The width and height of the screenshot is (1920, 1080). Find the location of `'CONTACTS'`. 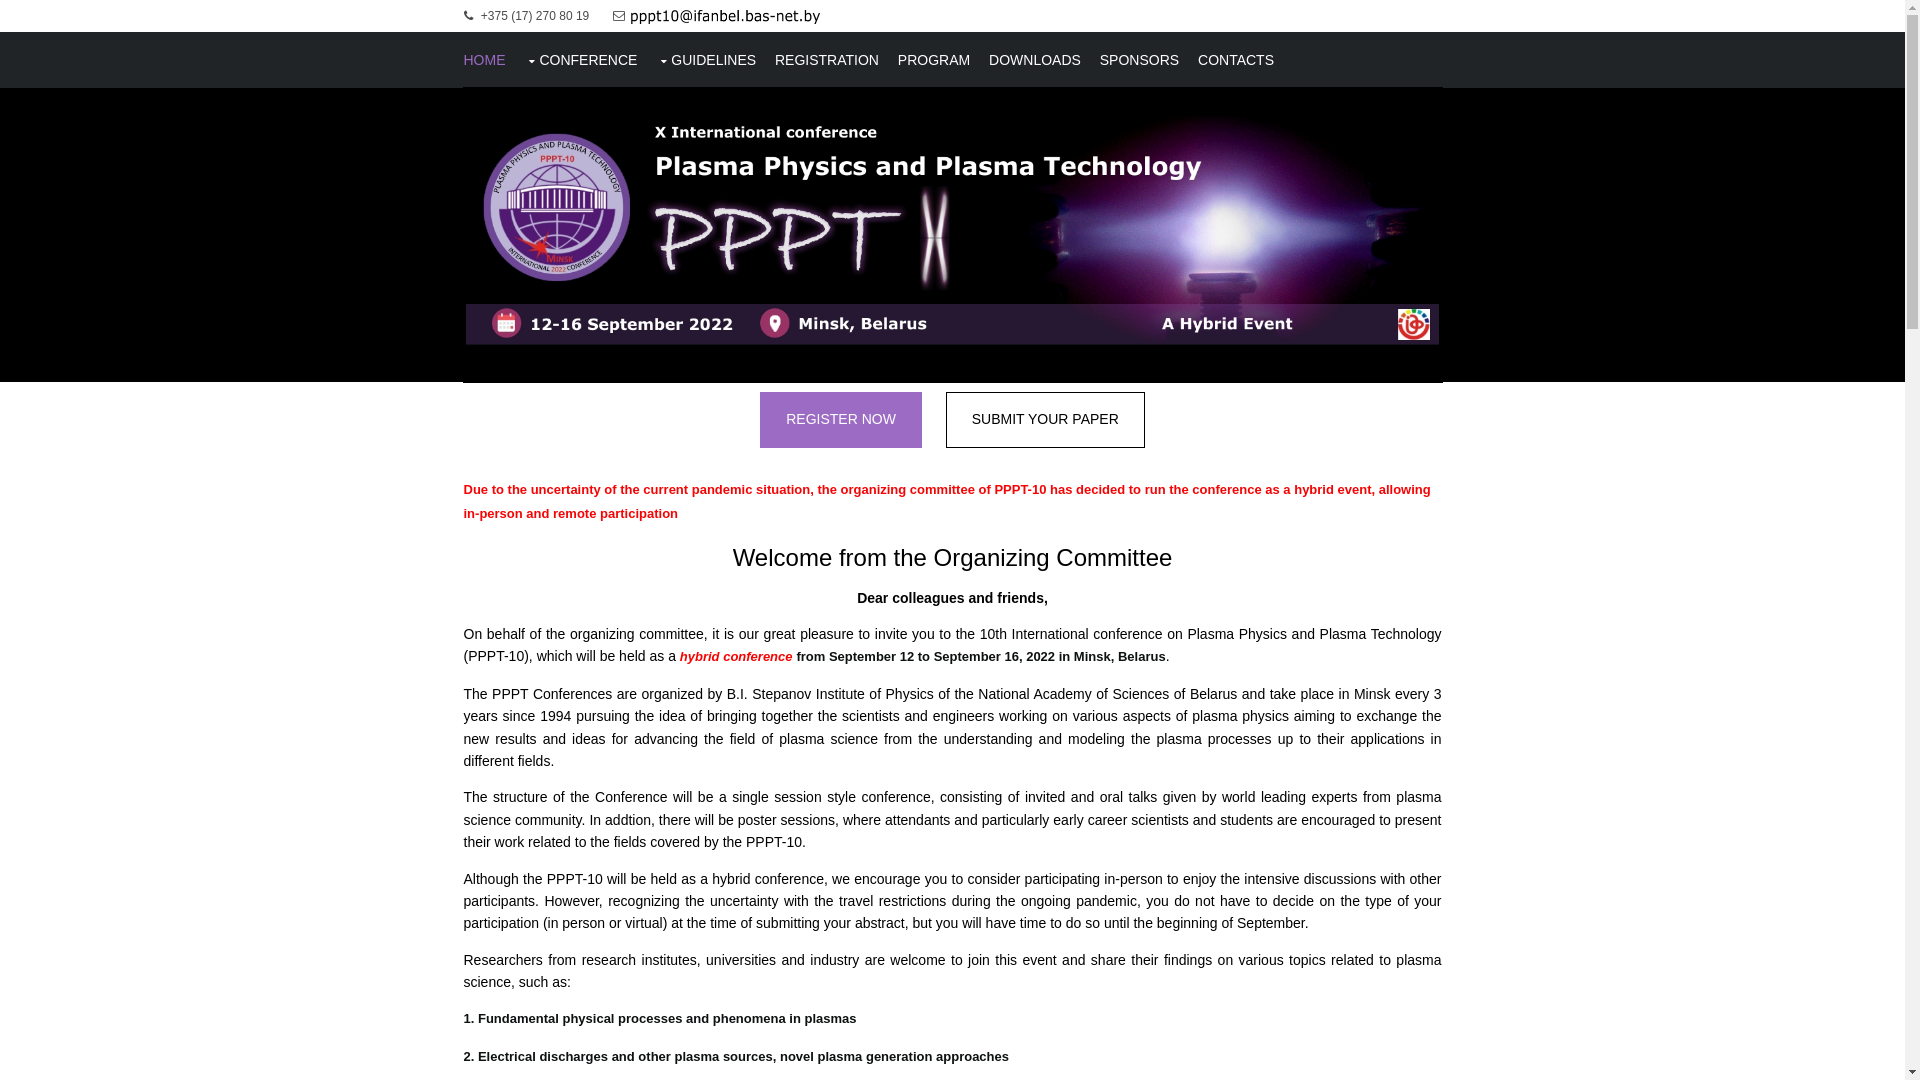

'CONTACTS' is located at coordinates (1235, 59).